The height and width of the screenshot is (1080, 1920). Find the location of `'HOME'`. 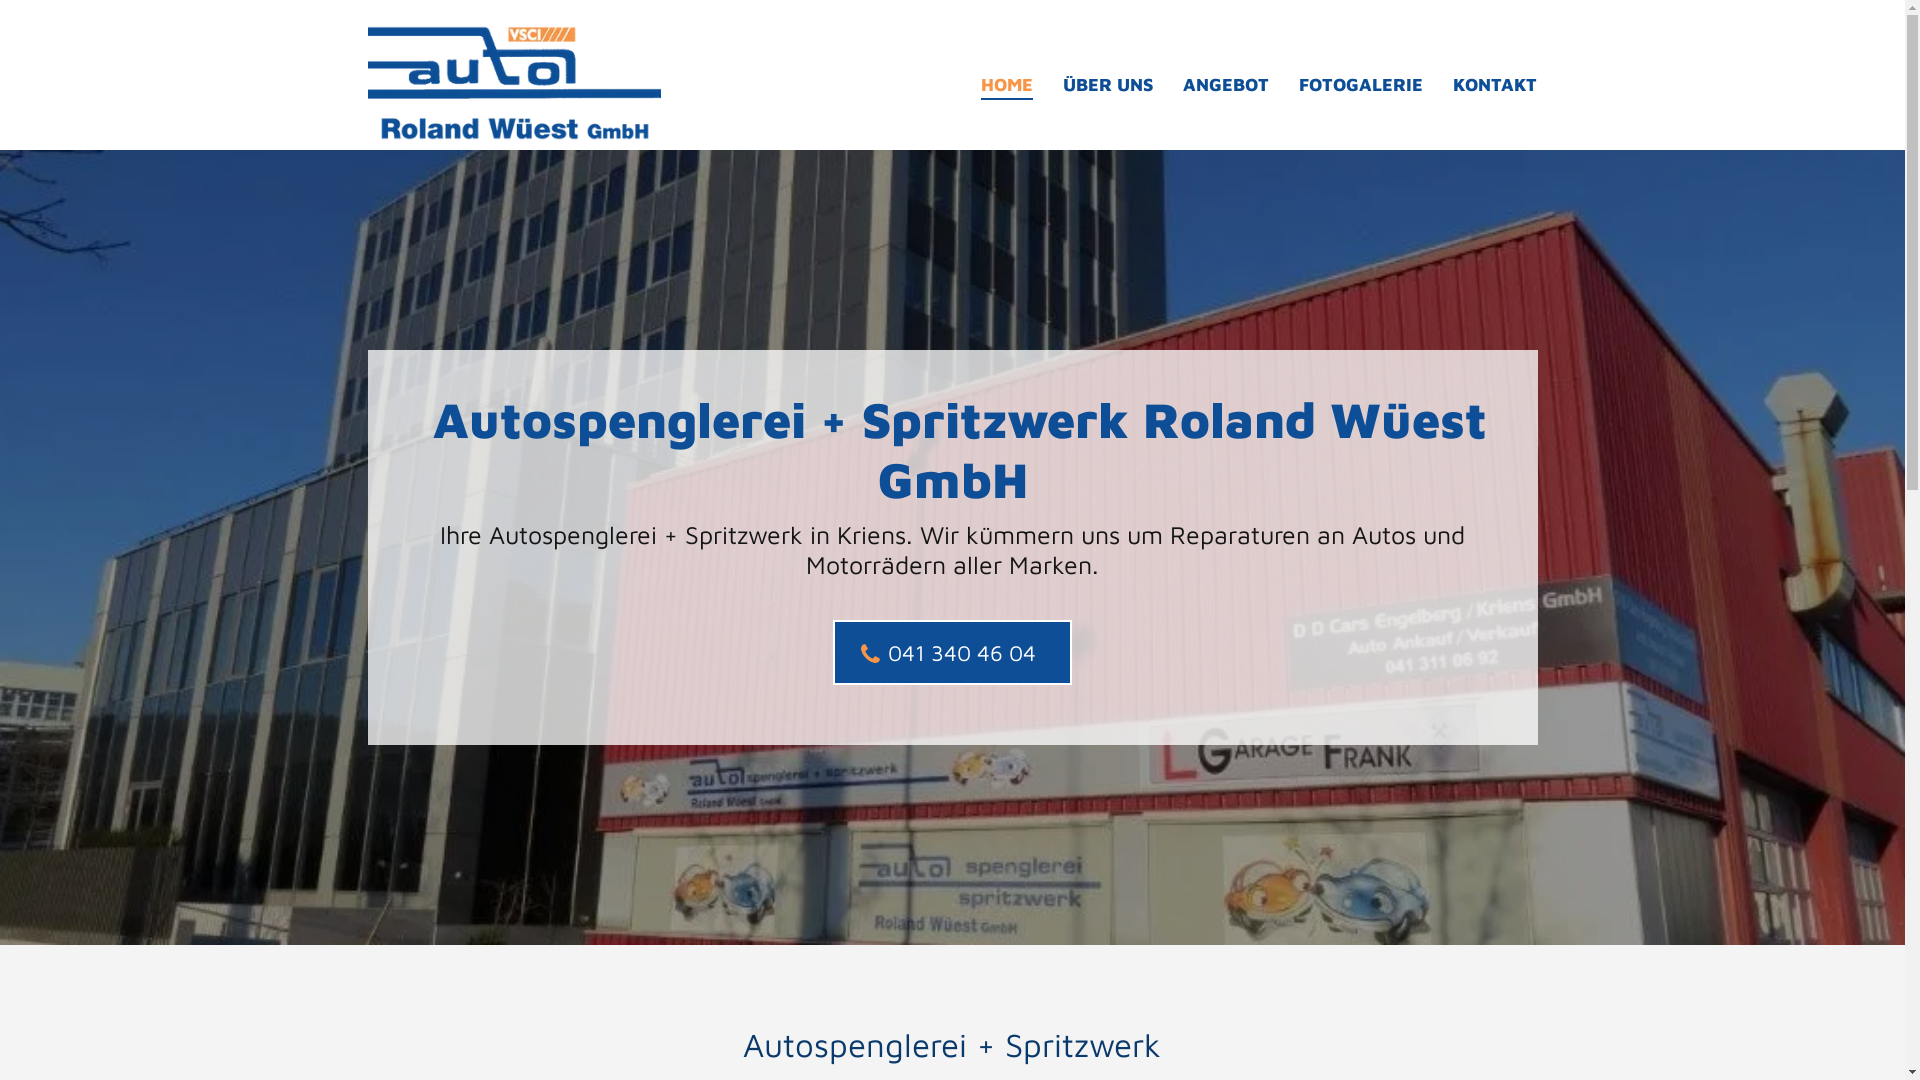

'HOME' is located at coordinates (1007, 79).